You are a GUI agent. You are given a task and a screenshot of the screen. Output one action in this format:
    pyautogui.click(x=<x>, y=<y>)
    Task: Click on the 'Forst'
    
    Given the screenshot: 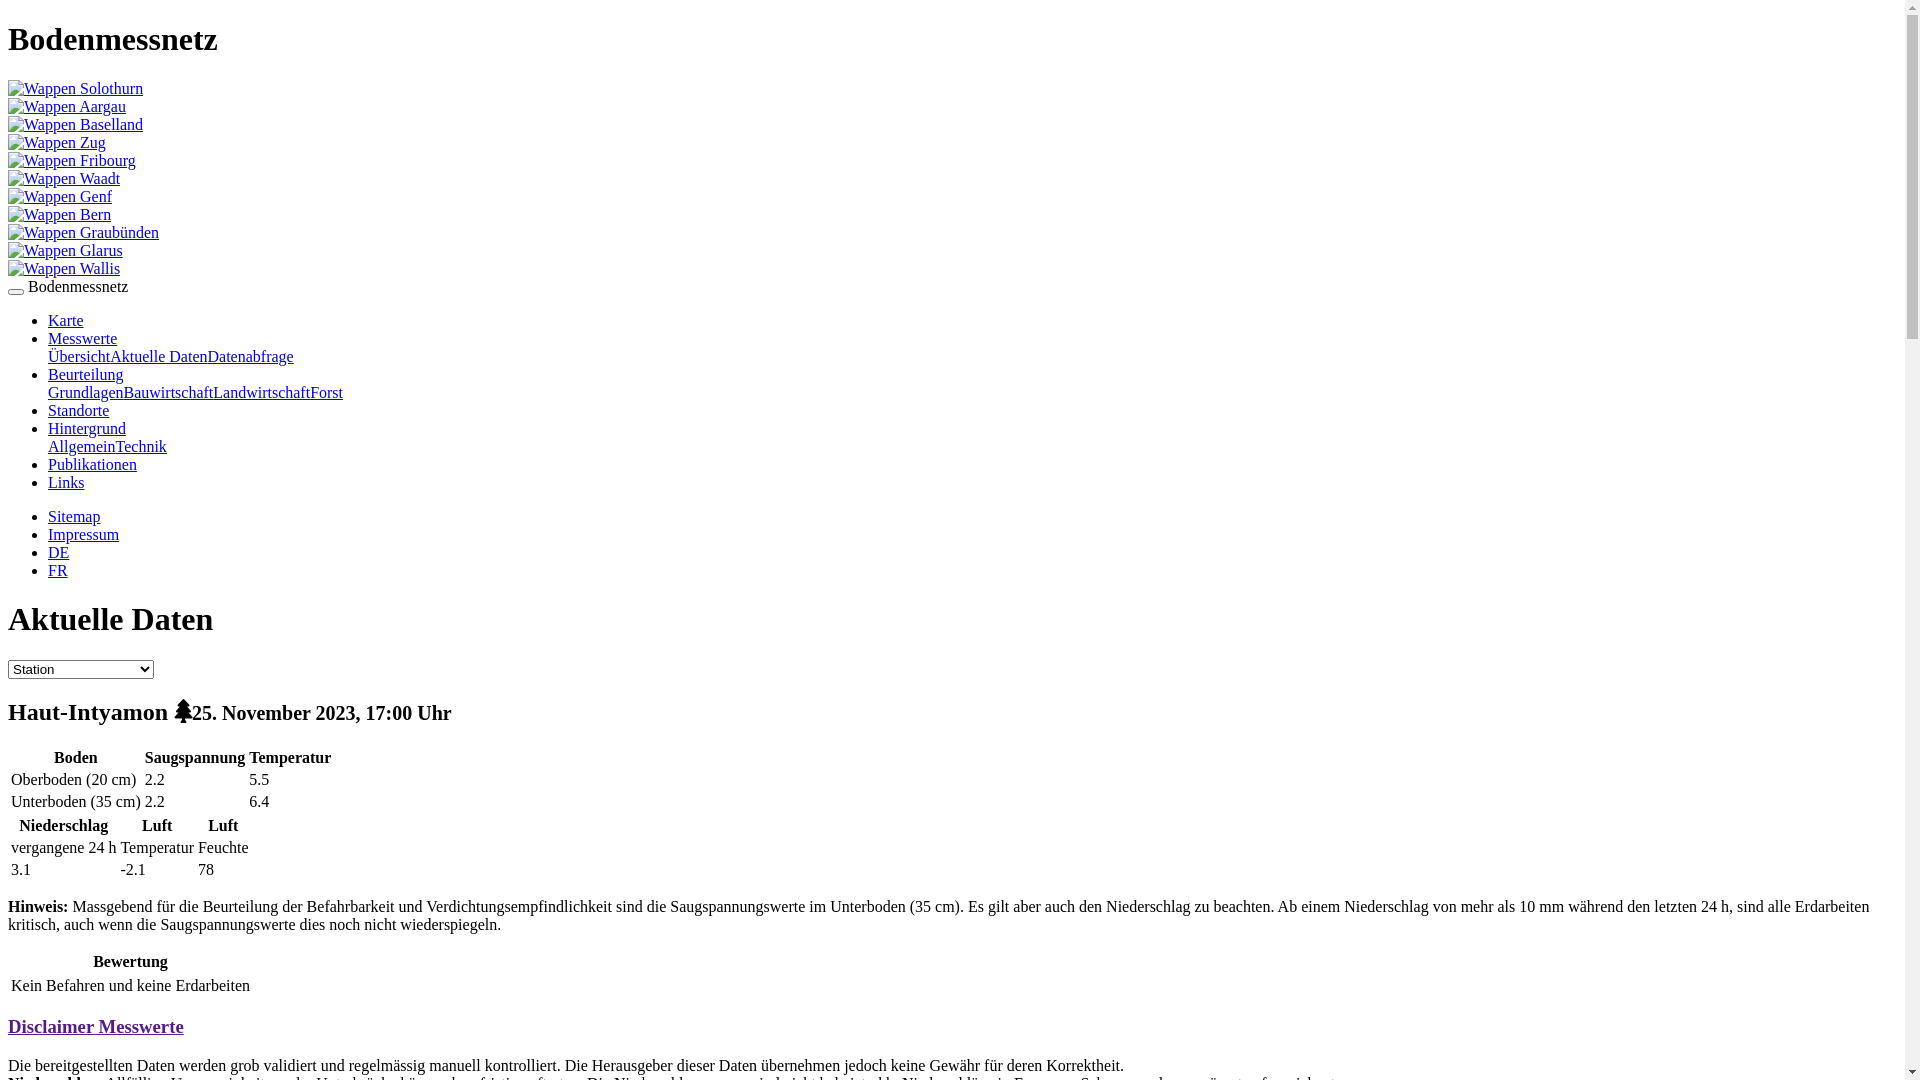 What is the action you would take?
    pyautogui.click(x=326, y=392)
    